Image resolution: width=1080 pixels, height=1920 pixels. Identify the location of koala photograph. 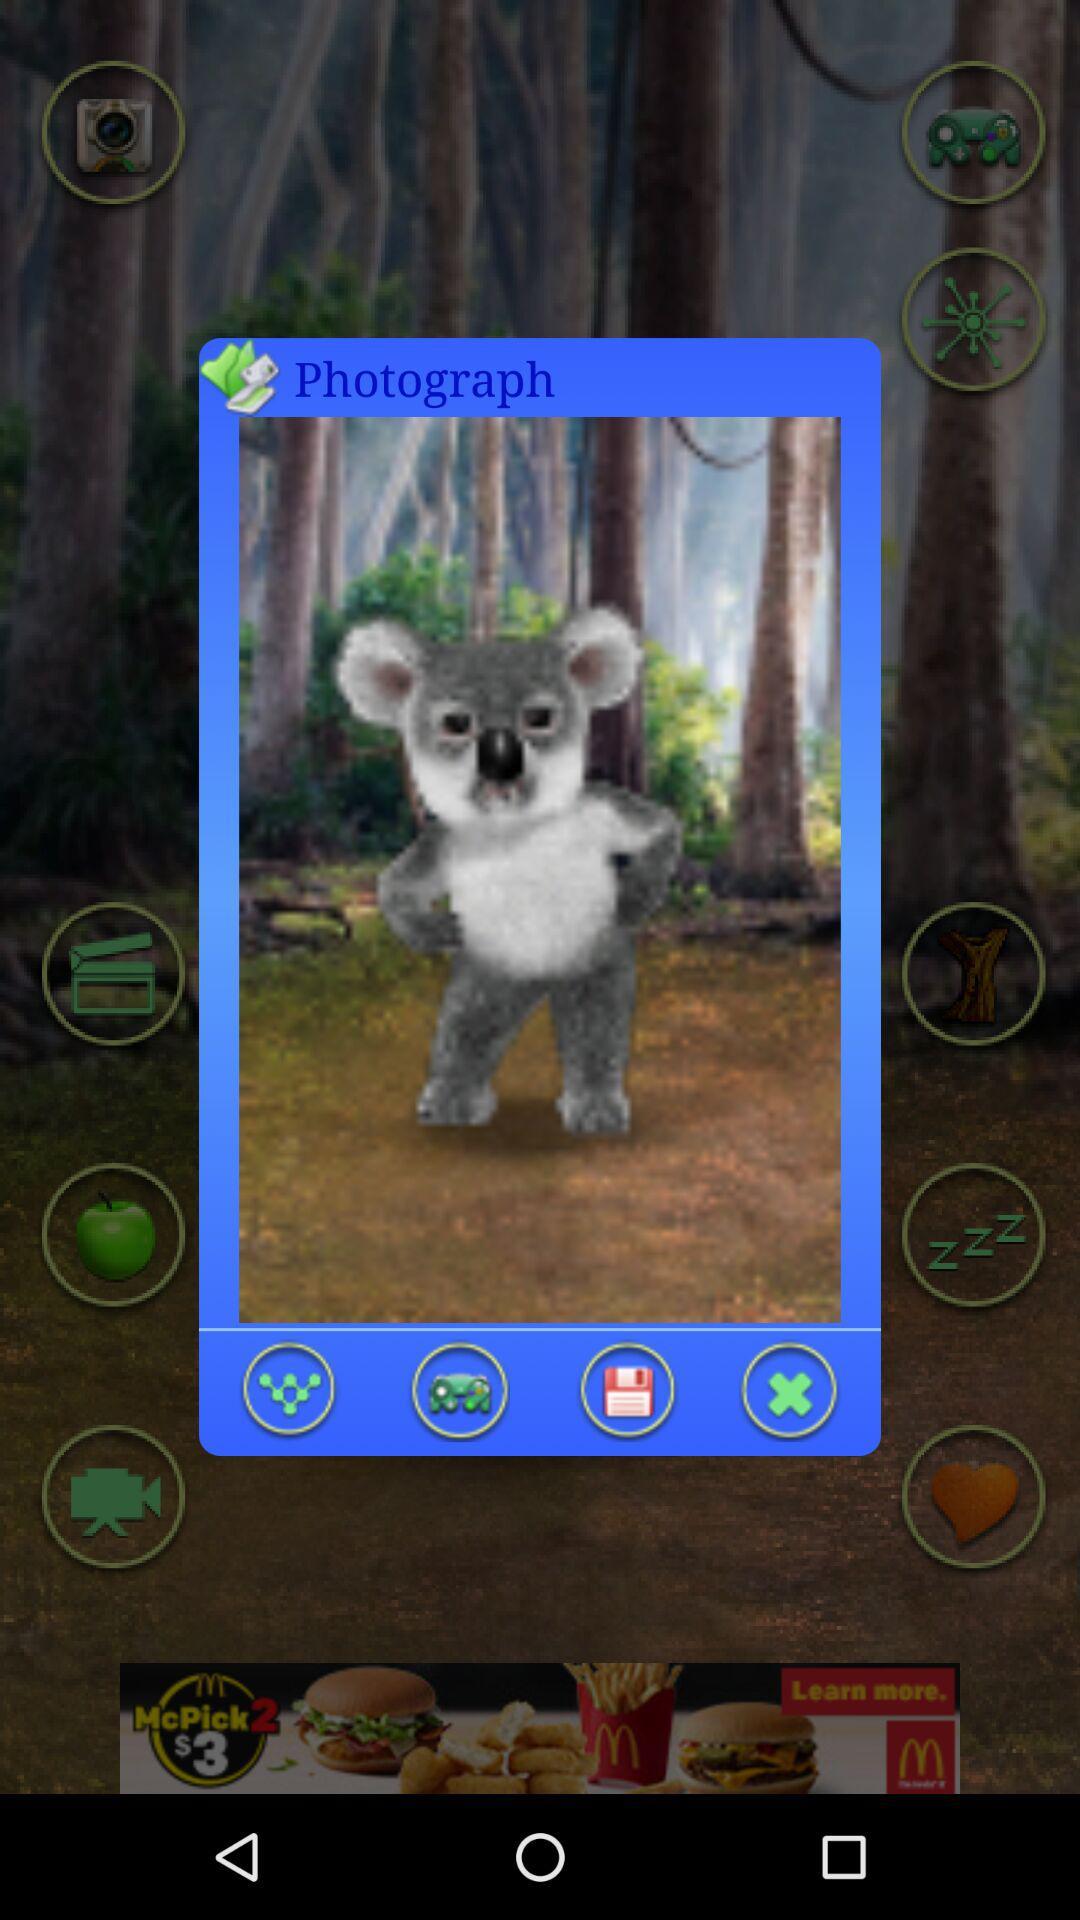
(626, 1389).